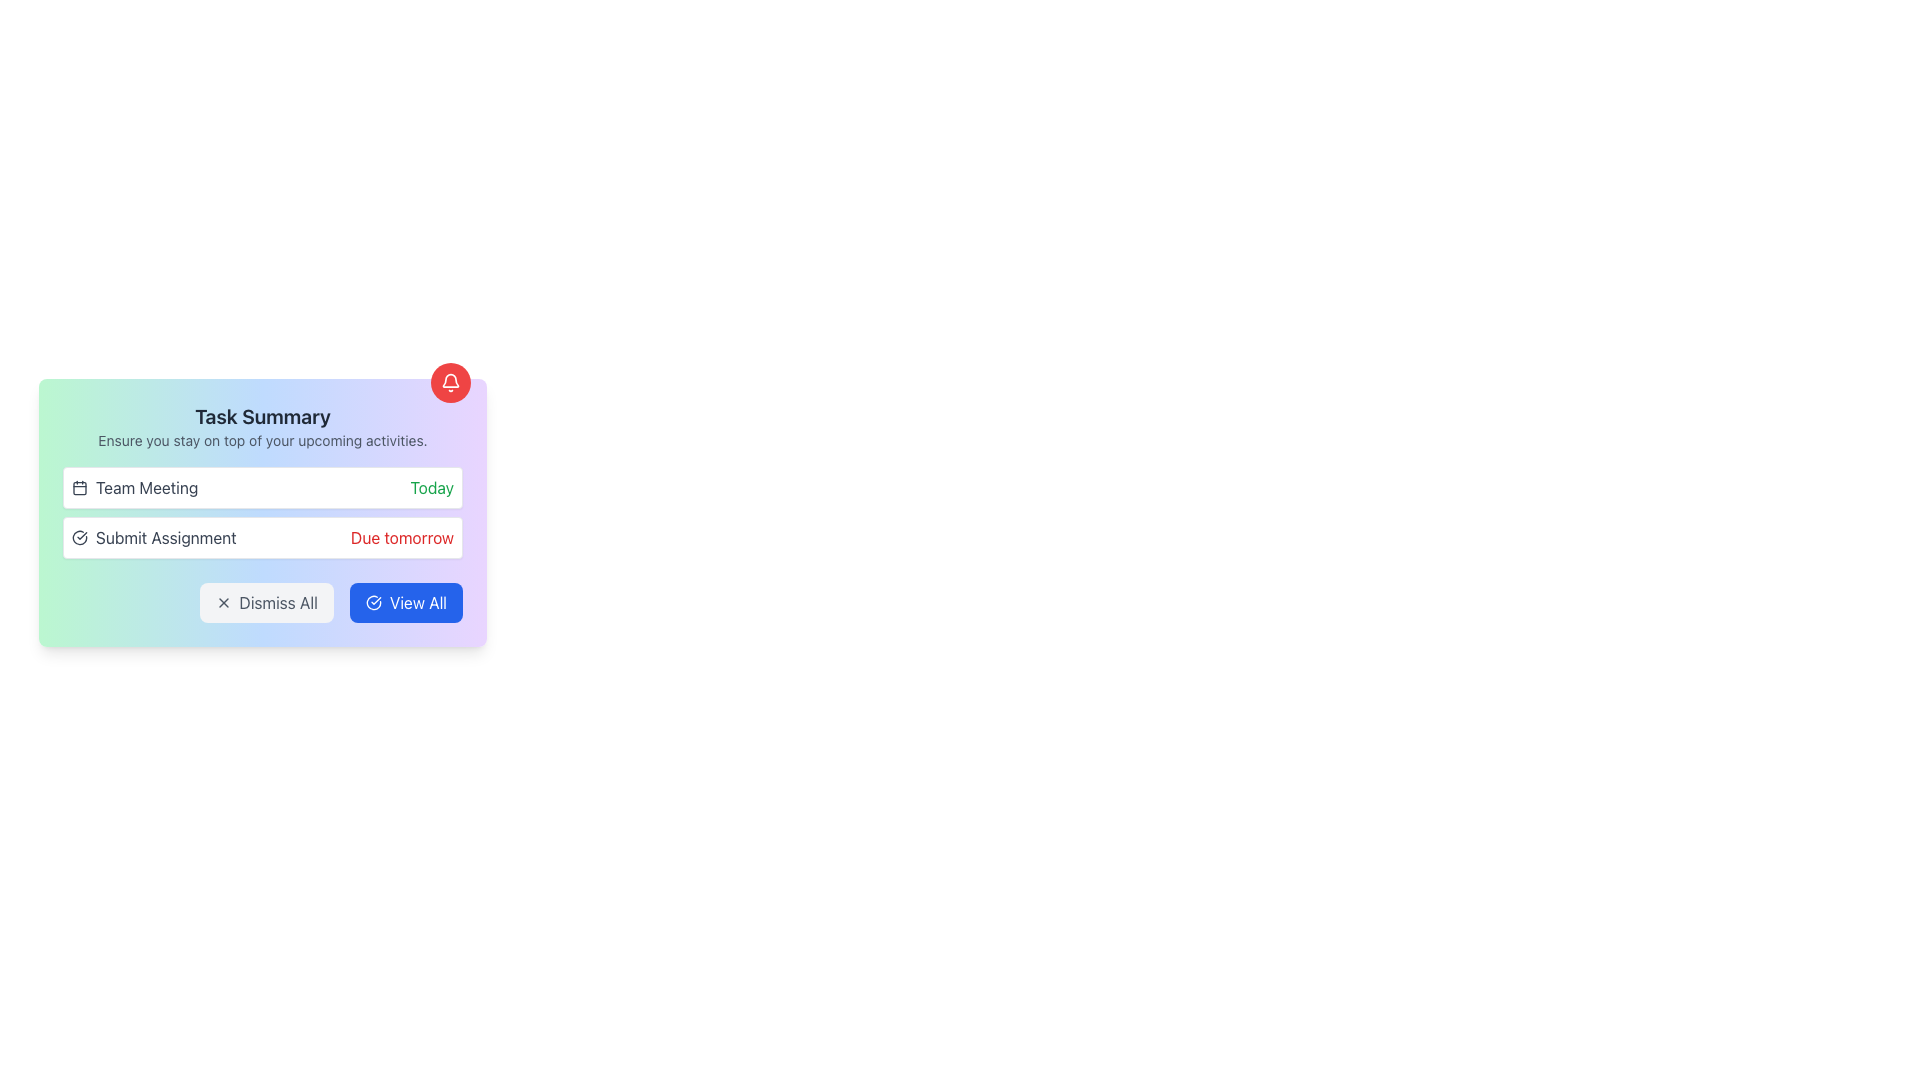  I want to click on the calendar icon located to the left of the 'Team Meeting' text, which represents date-related functionality, so click(80, 488).